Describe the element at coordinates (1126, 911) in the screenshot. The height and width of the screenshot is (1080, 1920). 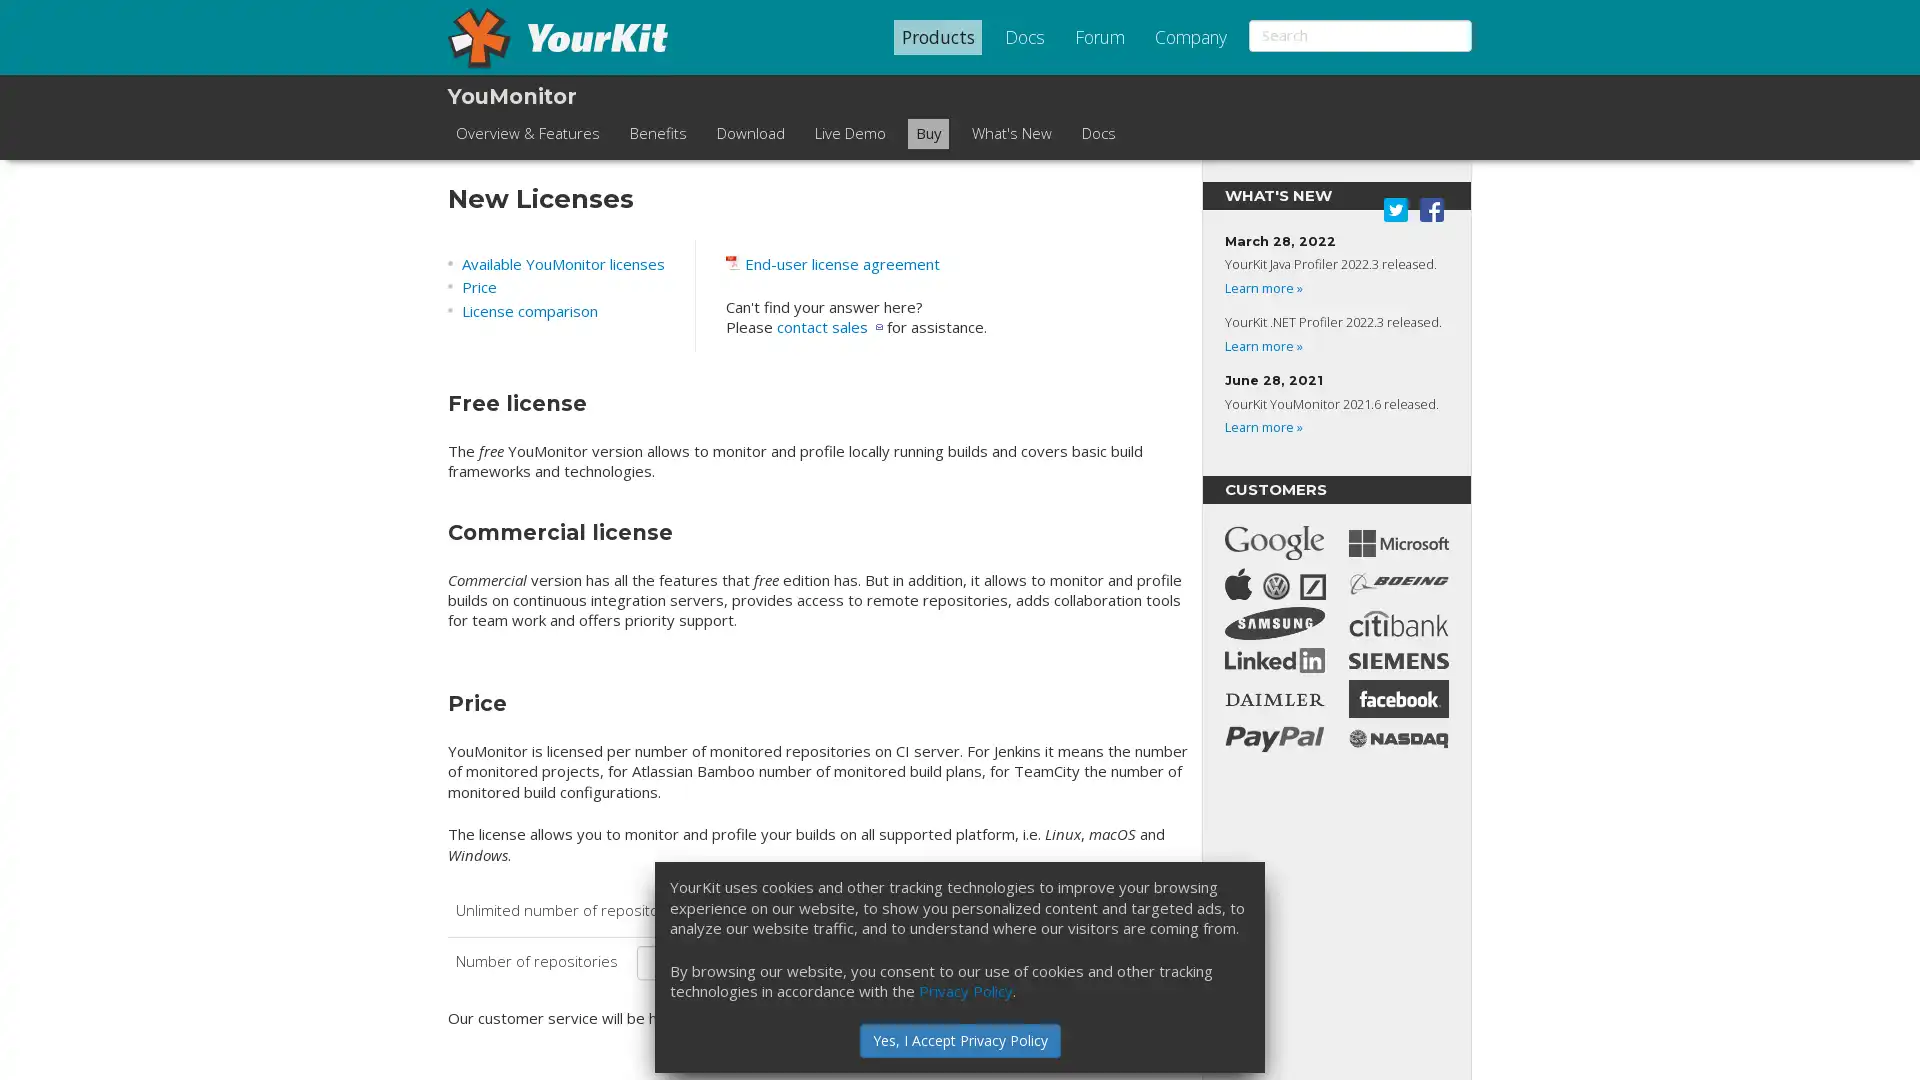
I see `Buy Now` at that location.